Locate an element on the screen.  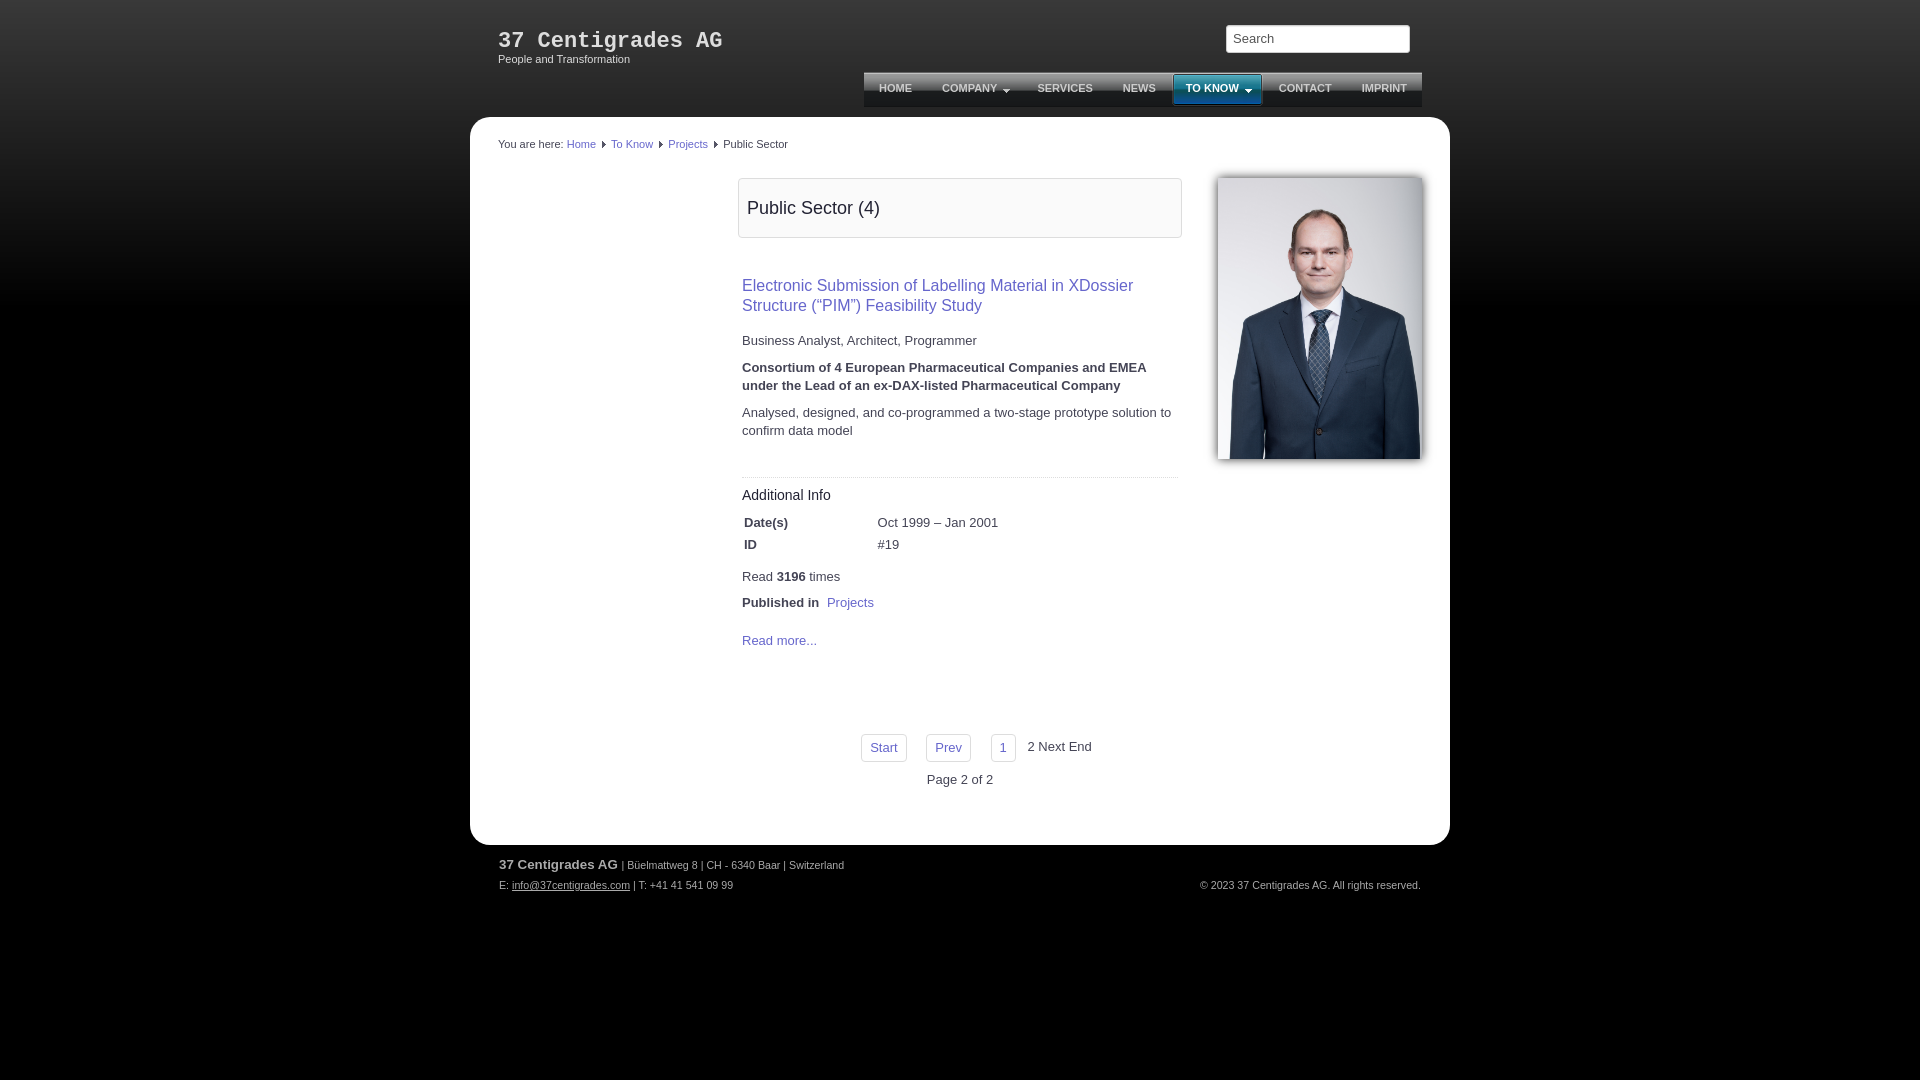
'Home' is located at coordinates (580, 142).